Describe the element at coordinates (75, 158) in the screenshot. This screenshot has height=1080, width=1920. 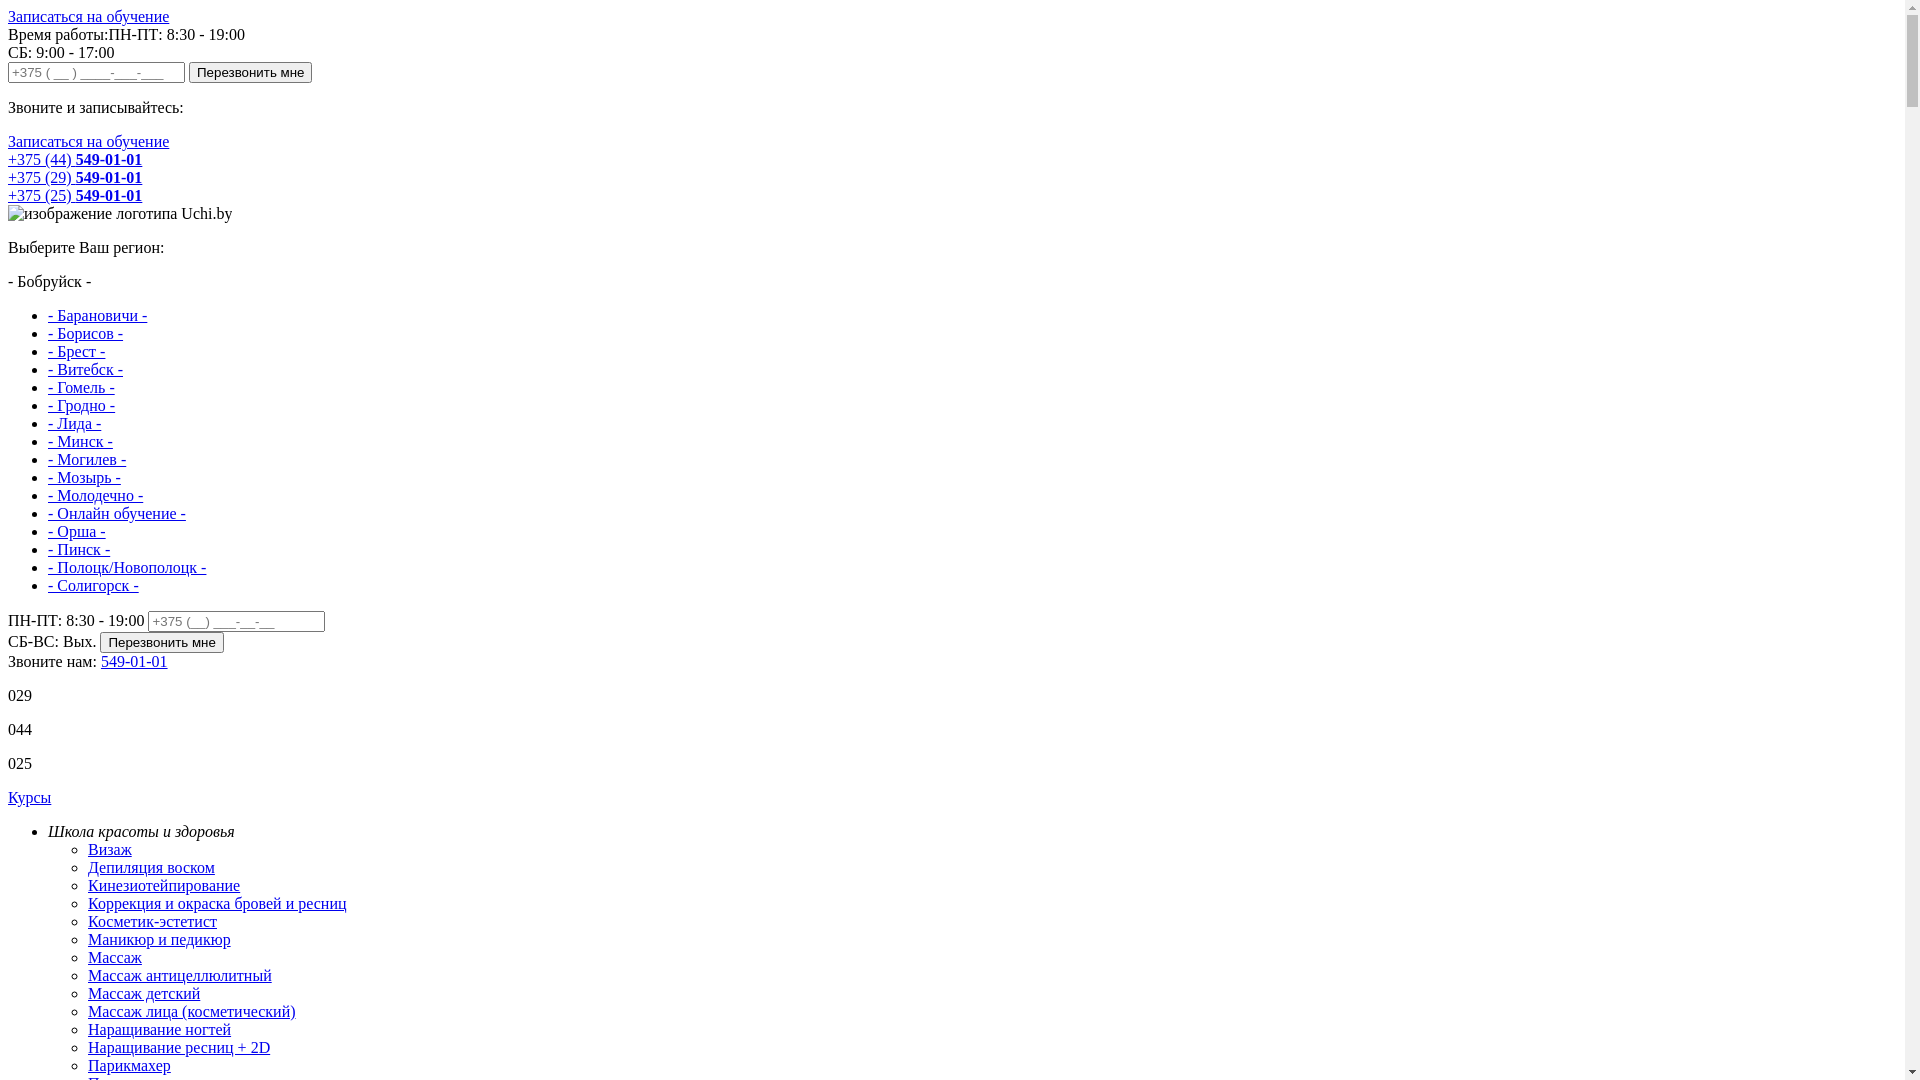
I see `'+375 (44) 549-01-01'` at that location.